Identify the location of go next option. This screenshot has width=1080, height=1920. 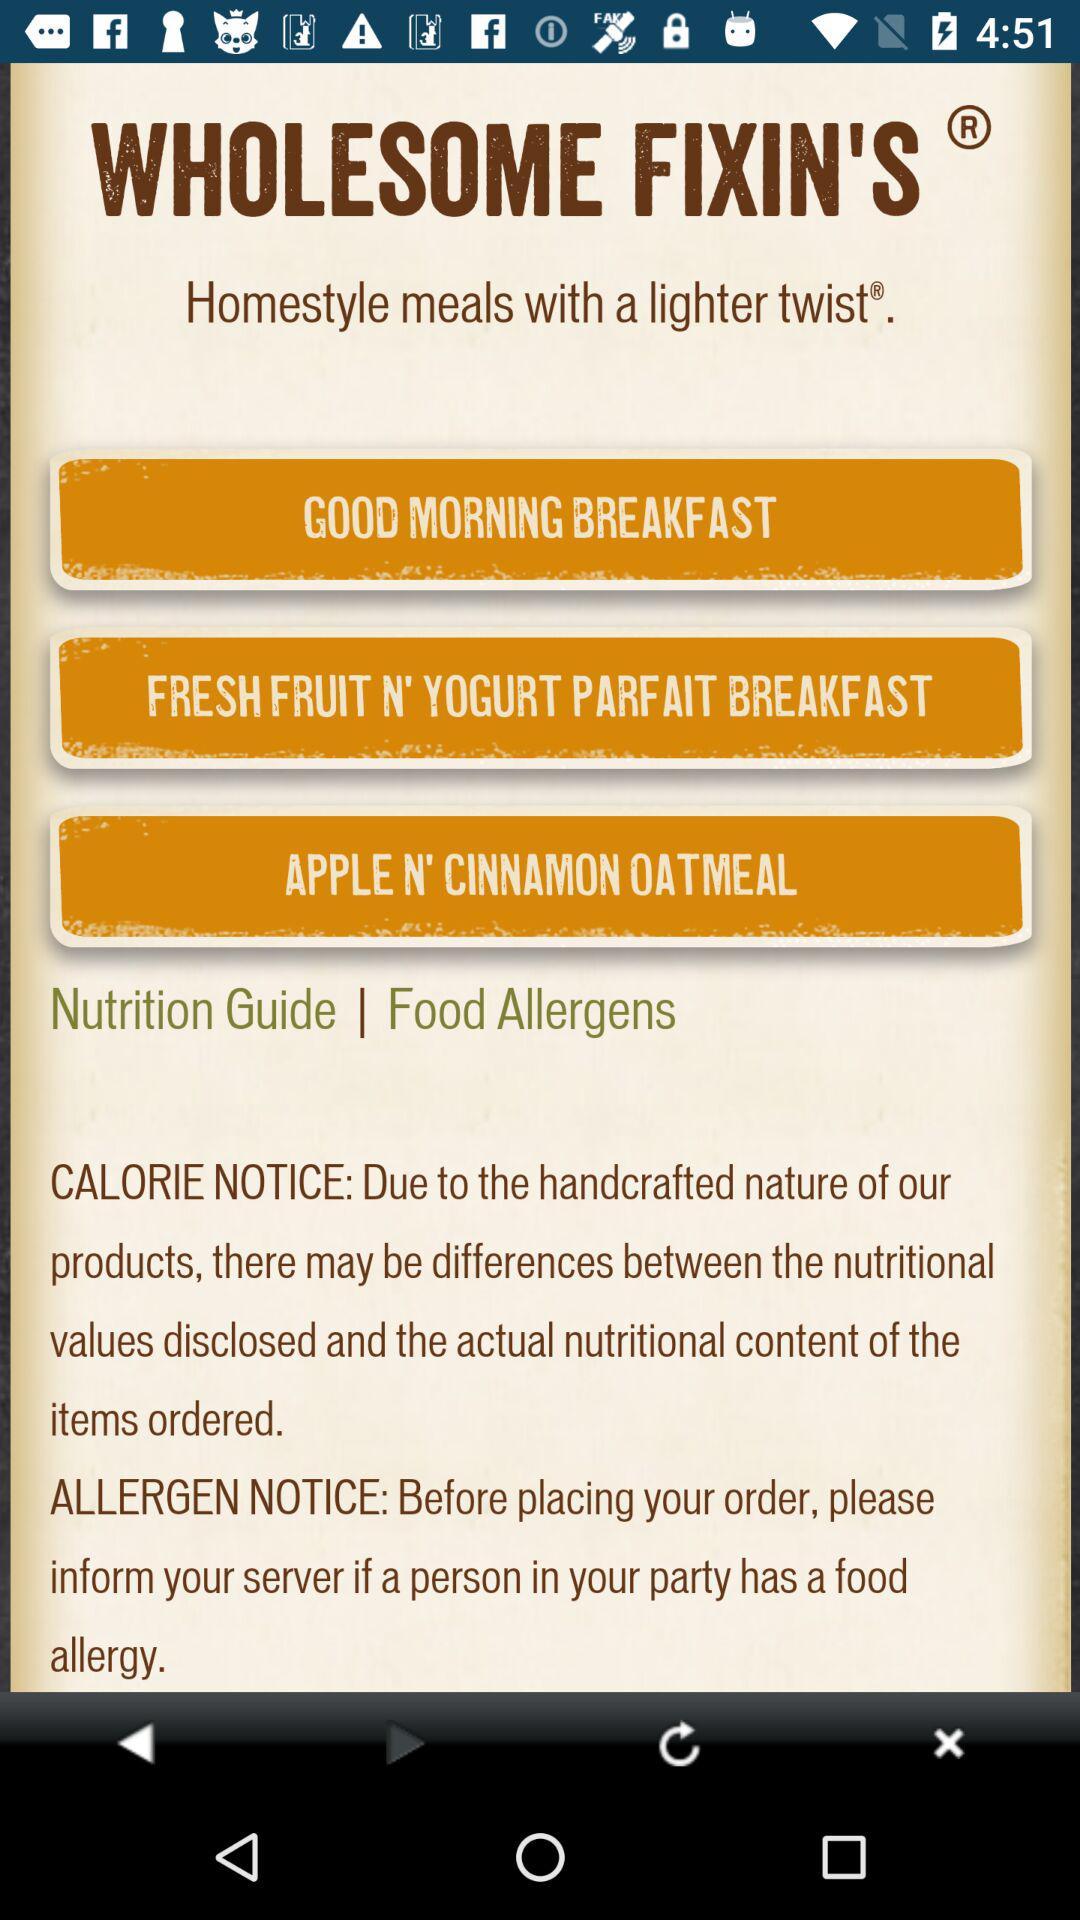
(405, 1741).